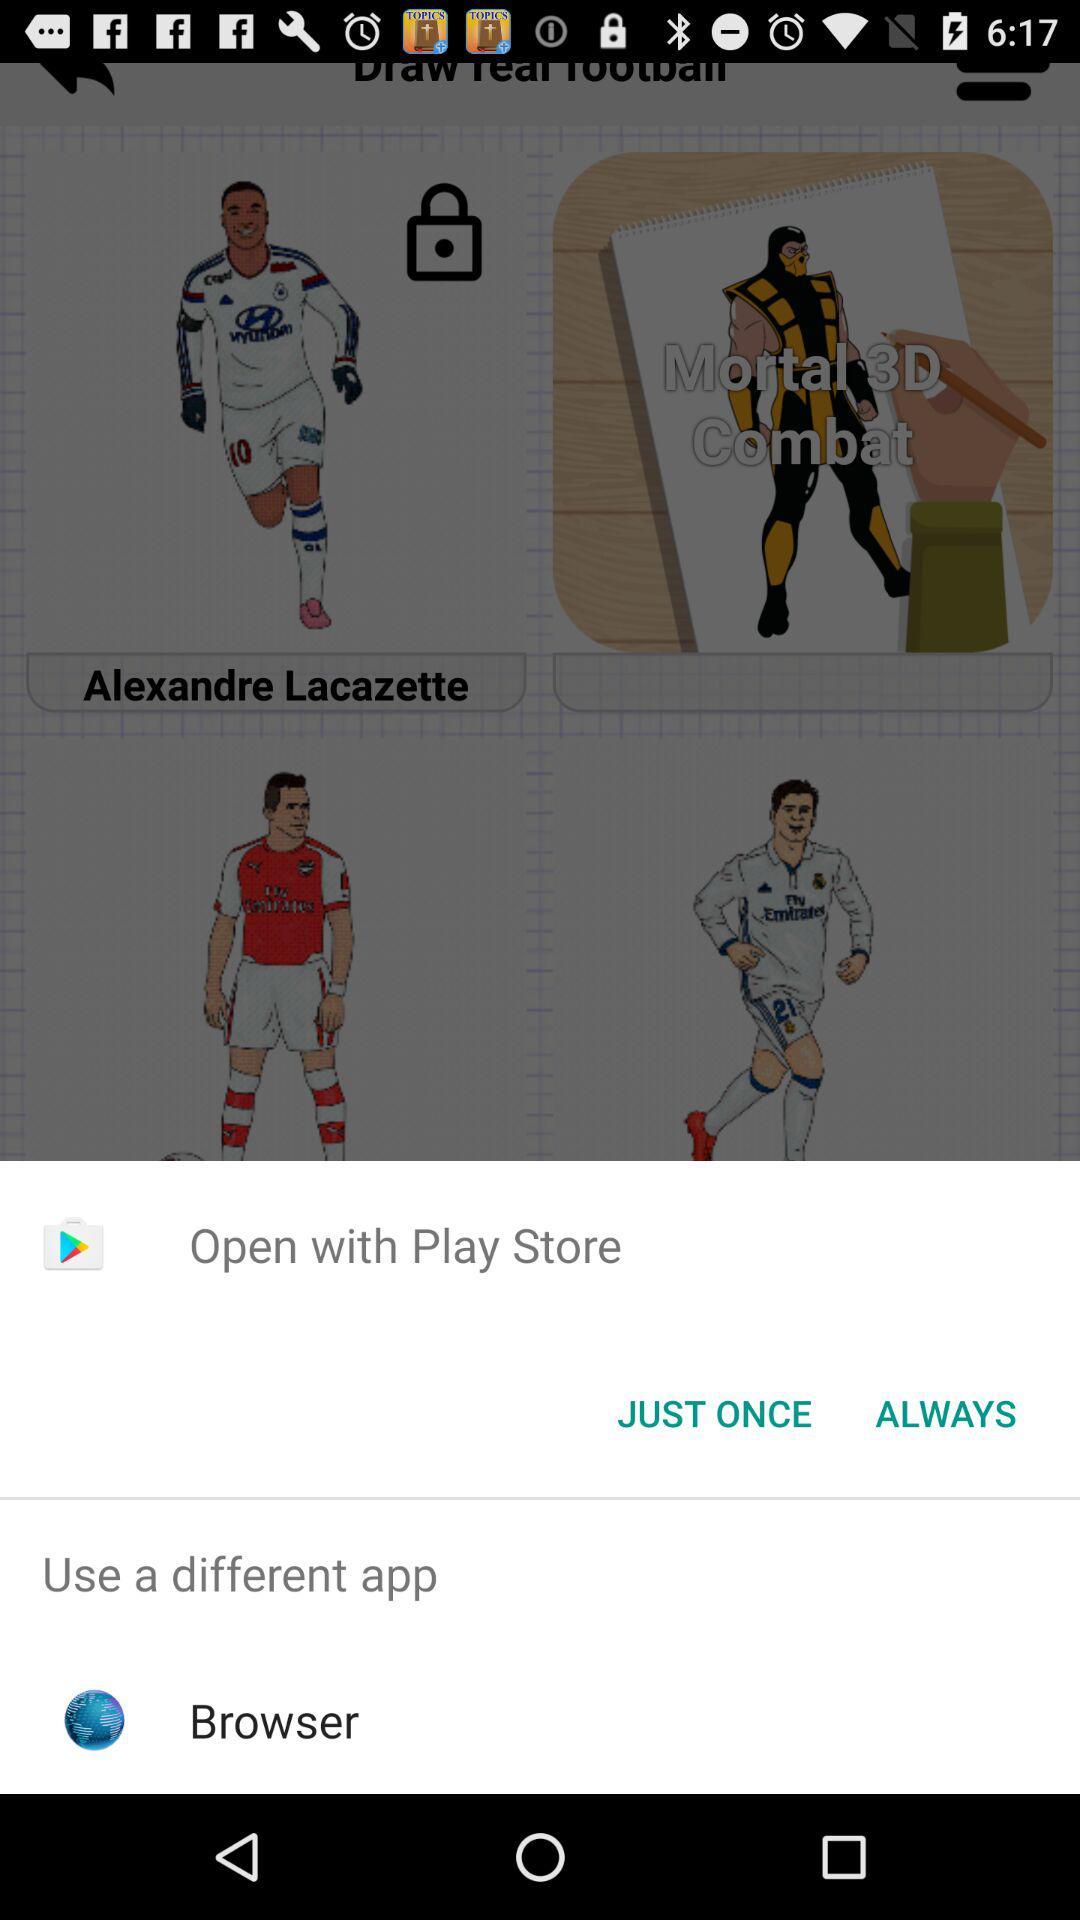  What do you see at coordinates (540, 1572) in the screenshot?
I see `the use a different icon` at bounding box center [540, 1572].